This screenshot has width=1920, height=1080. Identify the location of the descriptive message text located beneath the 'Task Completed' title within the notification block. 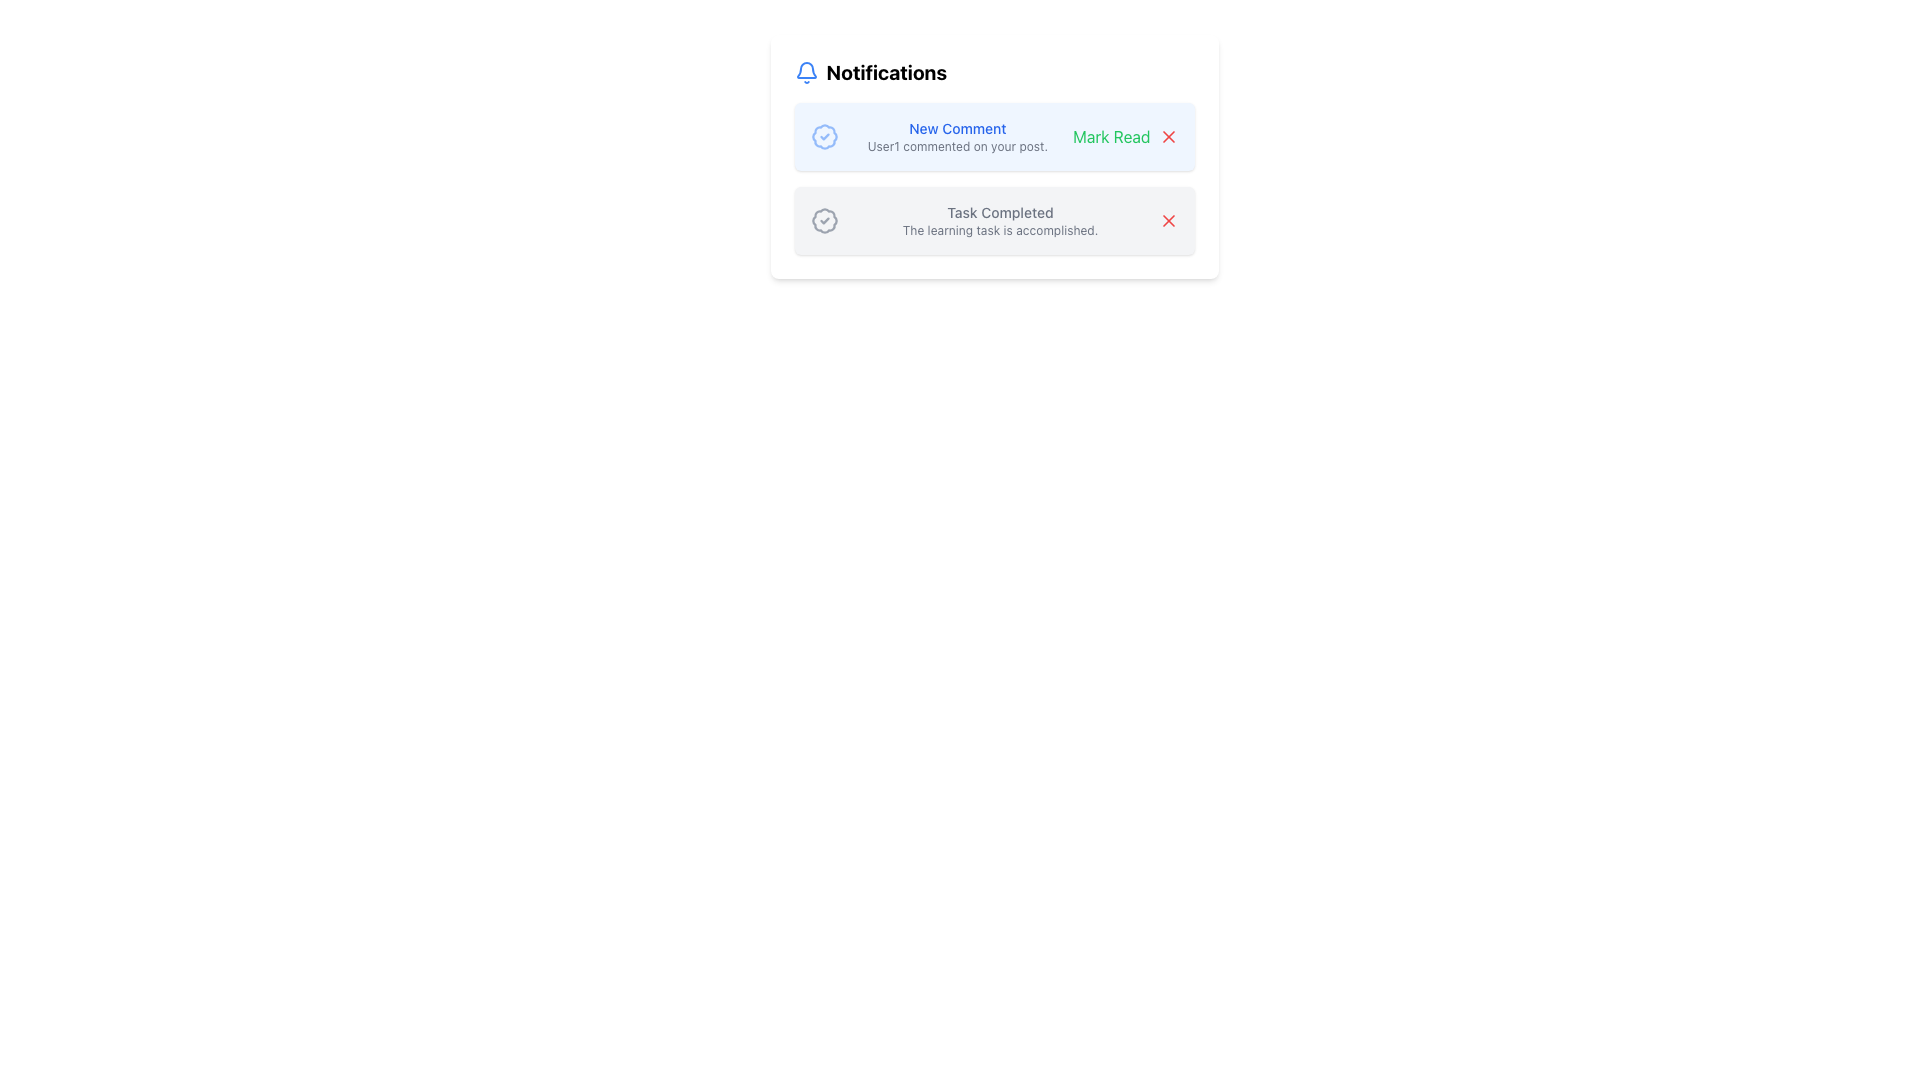
(1000, 230).